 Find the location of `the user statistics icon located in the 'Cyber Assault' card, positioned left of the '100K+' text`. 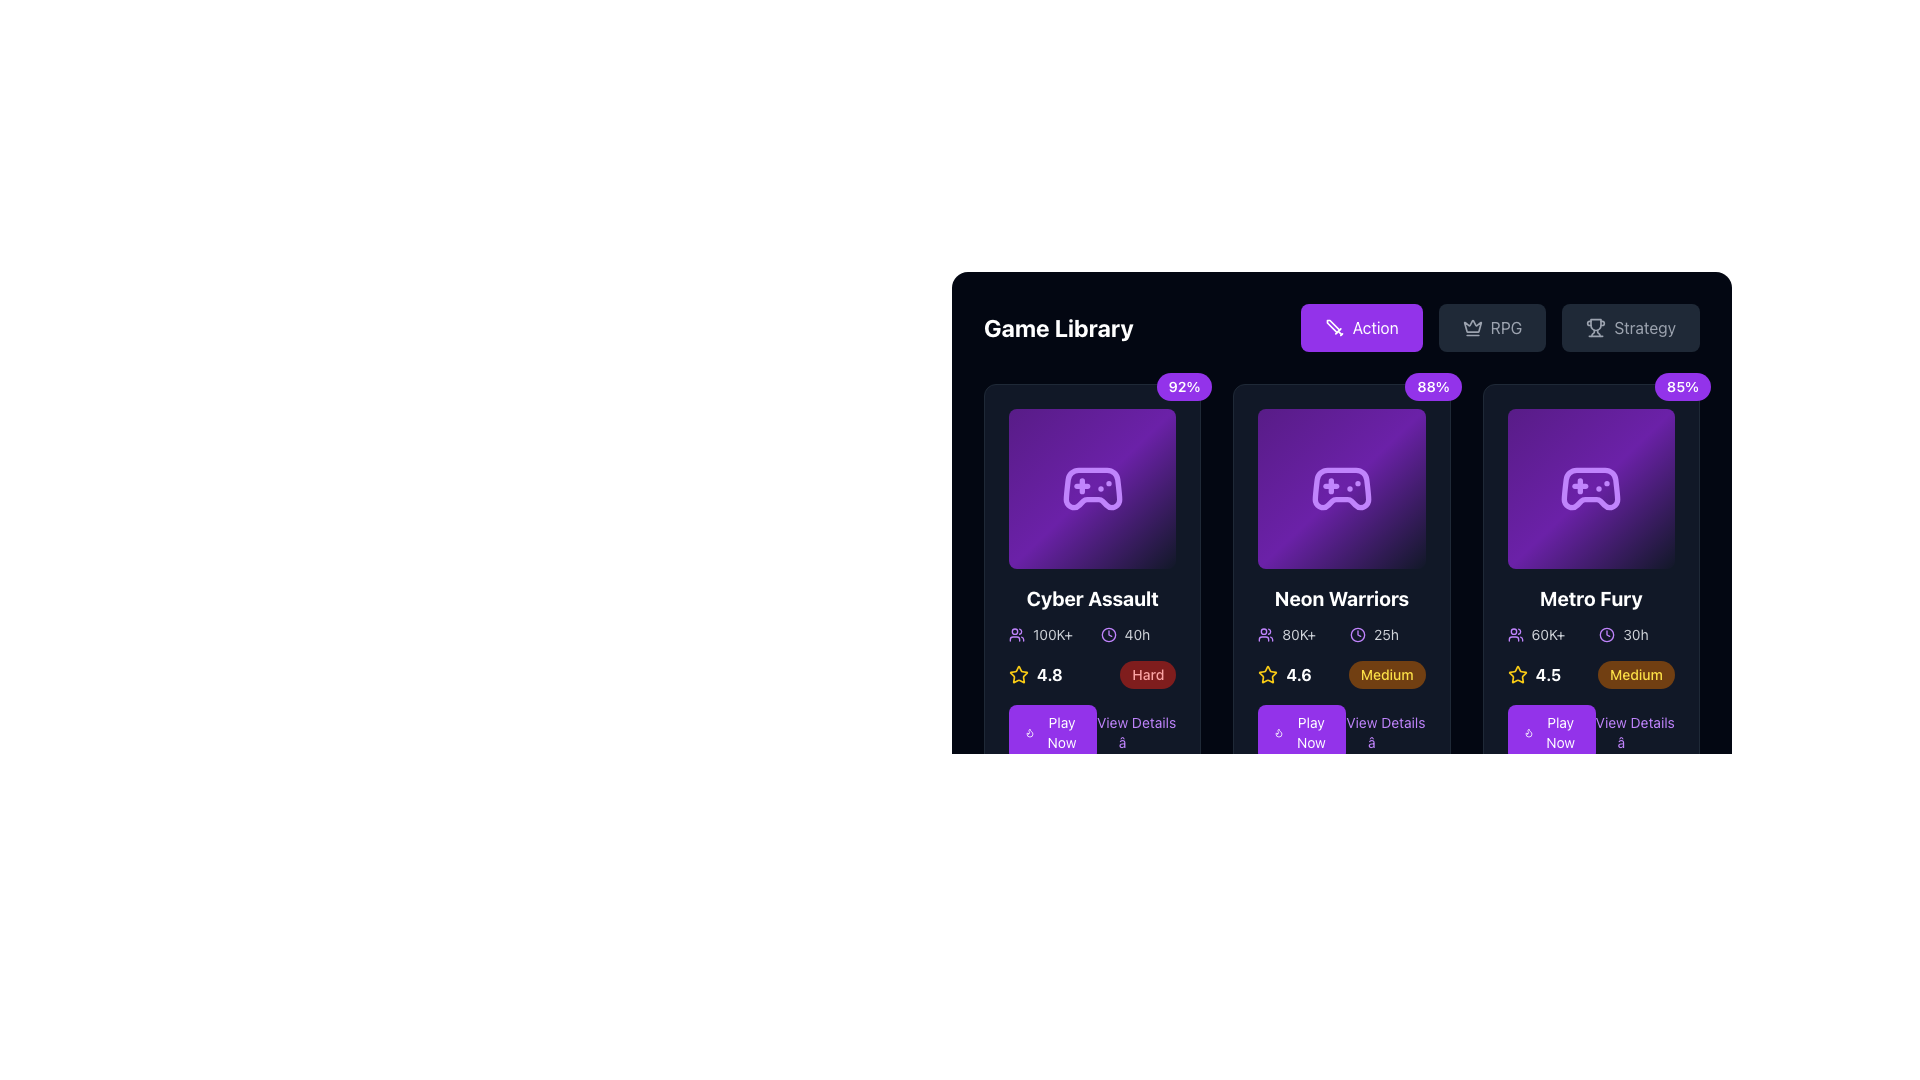

the user statistics icon located in the 'Cyber Assault' card, positioned left of the '100K+' text is located at coordinates (1017, 635).